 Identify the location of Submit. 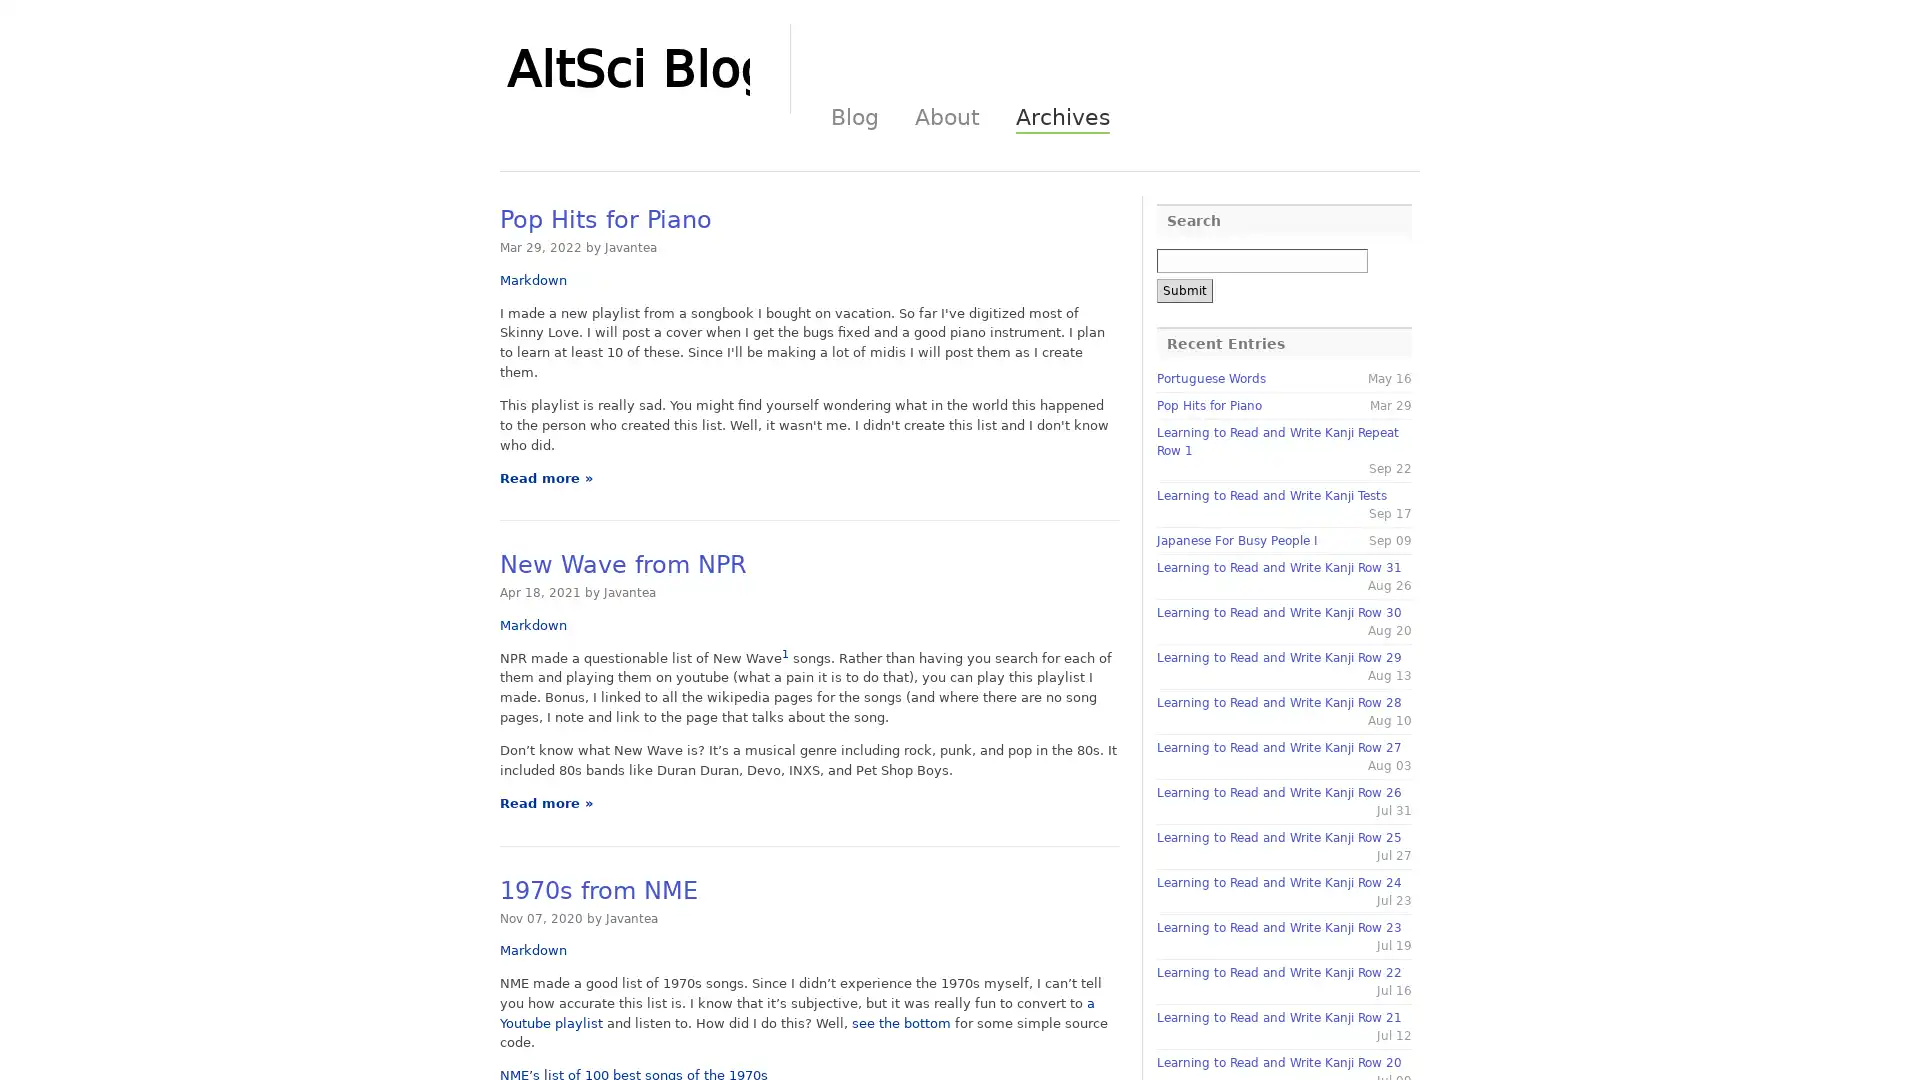
(1185, 290).